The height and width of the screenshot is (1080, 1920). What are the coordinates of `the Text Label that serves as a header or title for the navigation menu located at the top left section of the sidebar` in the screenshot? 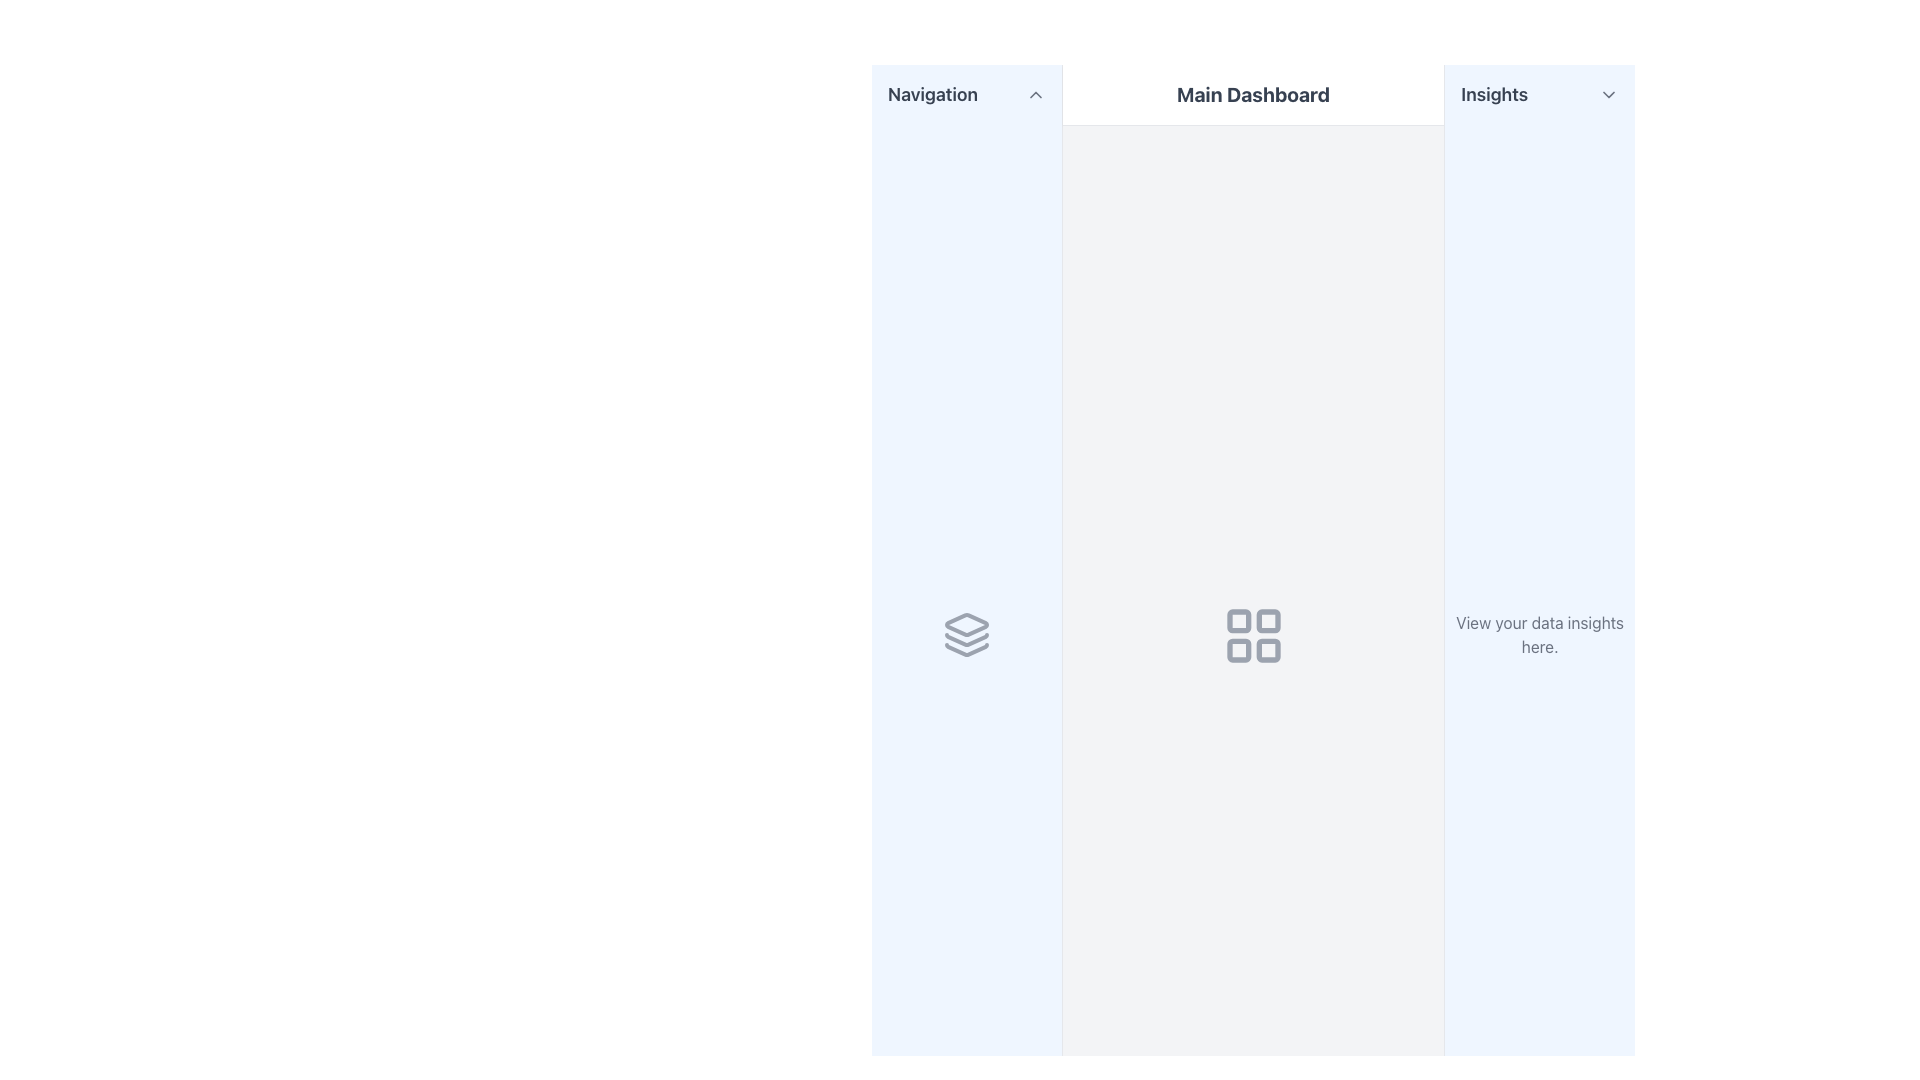 It's located at (931, 95).